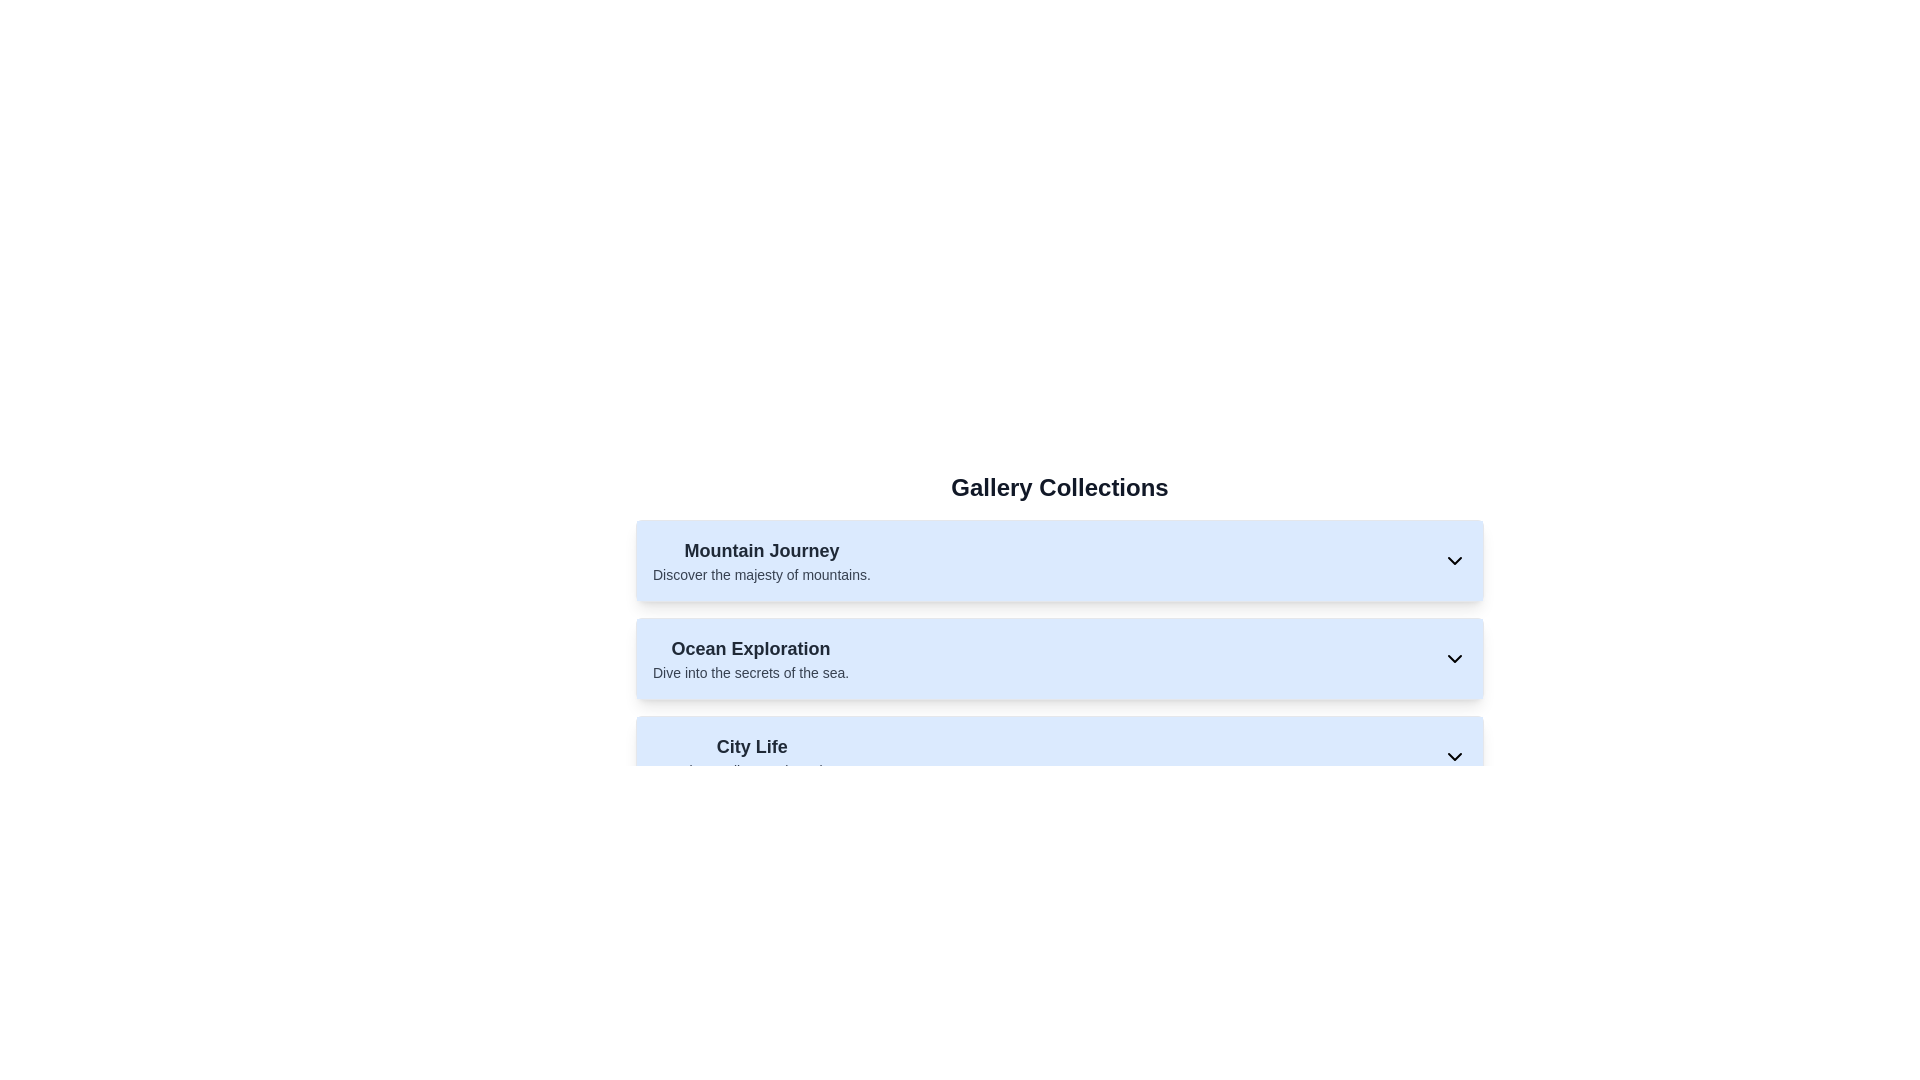 The image size is (1920, 1080). What do you see at coordinates (1059, 659) in the screenshot?
I see `or tab-navigate to the 'Ocean Exploration' interactive card` at bounding box center [1059, 659].